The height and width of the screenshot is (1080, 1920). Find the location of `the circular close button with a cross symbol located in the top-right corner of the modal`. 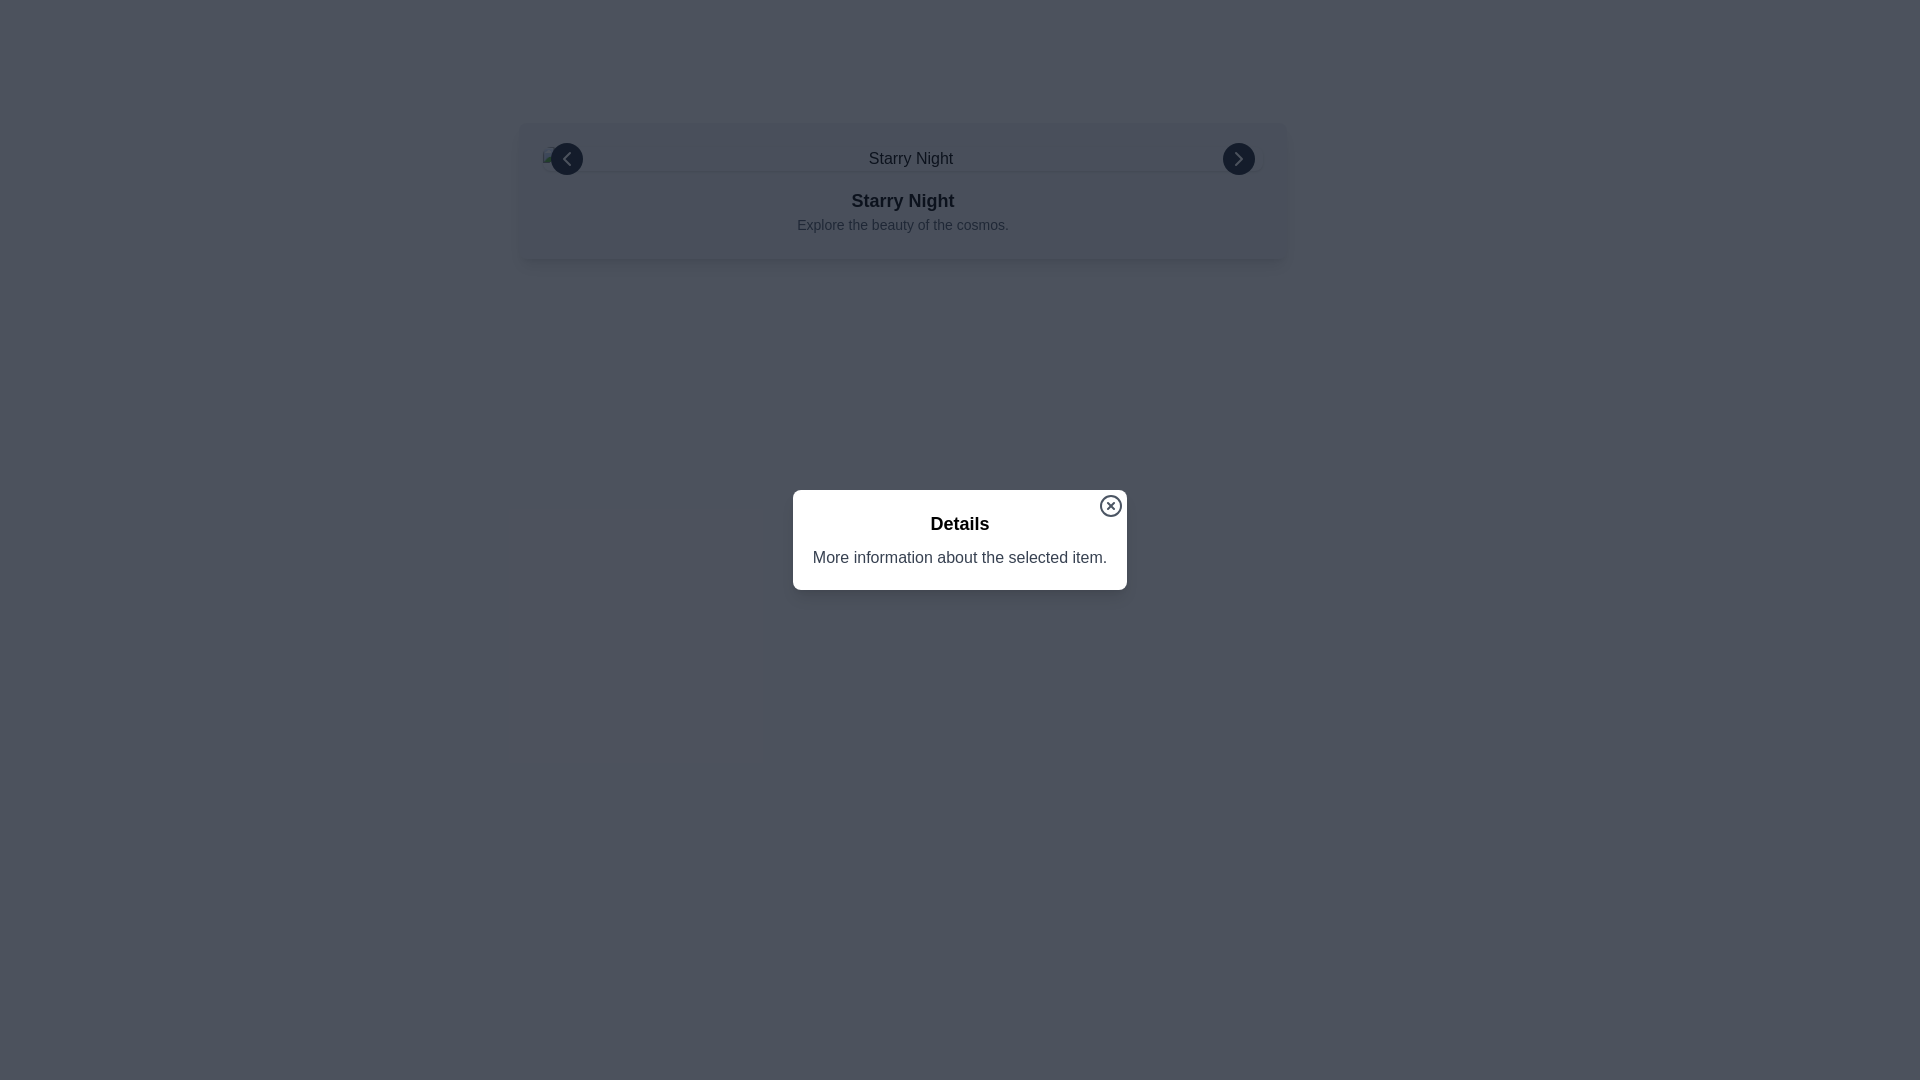

the circular close button with a cross symbol located in the top-right corner of the modal is located at coordinates (1110, 504).